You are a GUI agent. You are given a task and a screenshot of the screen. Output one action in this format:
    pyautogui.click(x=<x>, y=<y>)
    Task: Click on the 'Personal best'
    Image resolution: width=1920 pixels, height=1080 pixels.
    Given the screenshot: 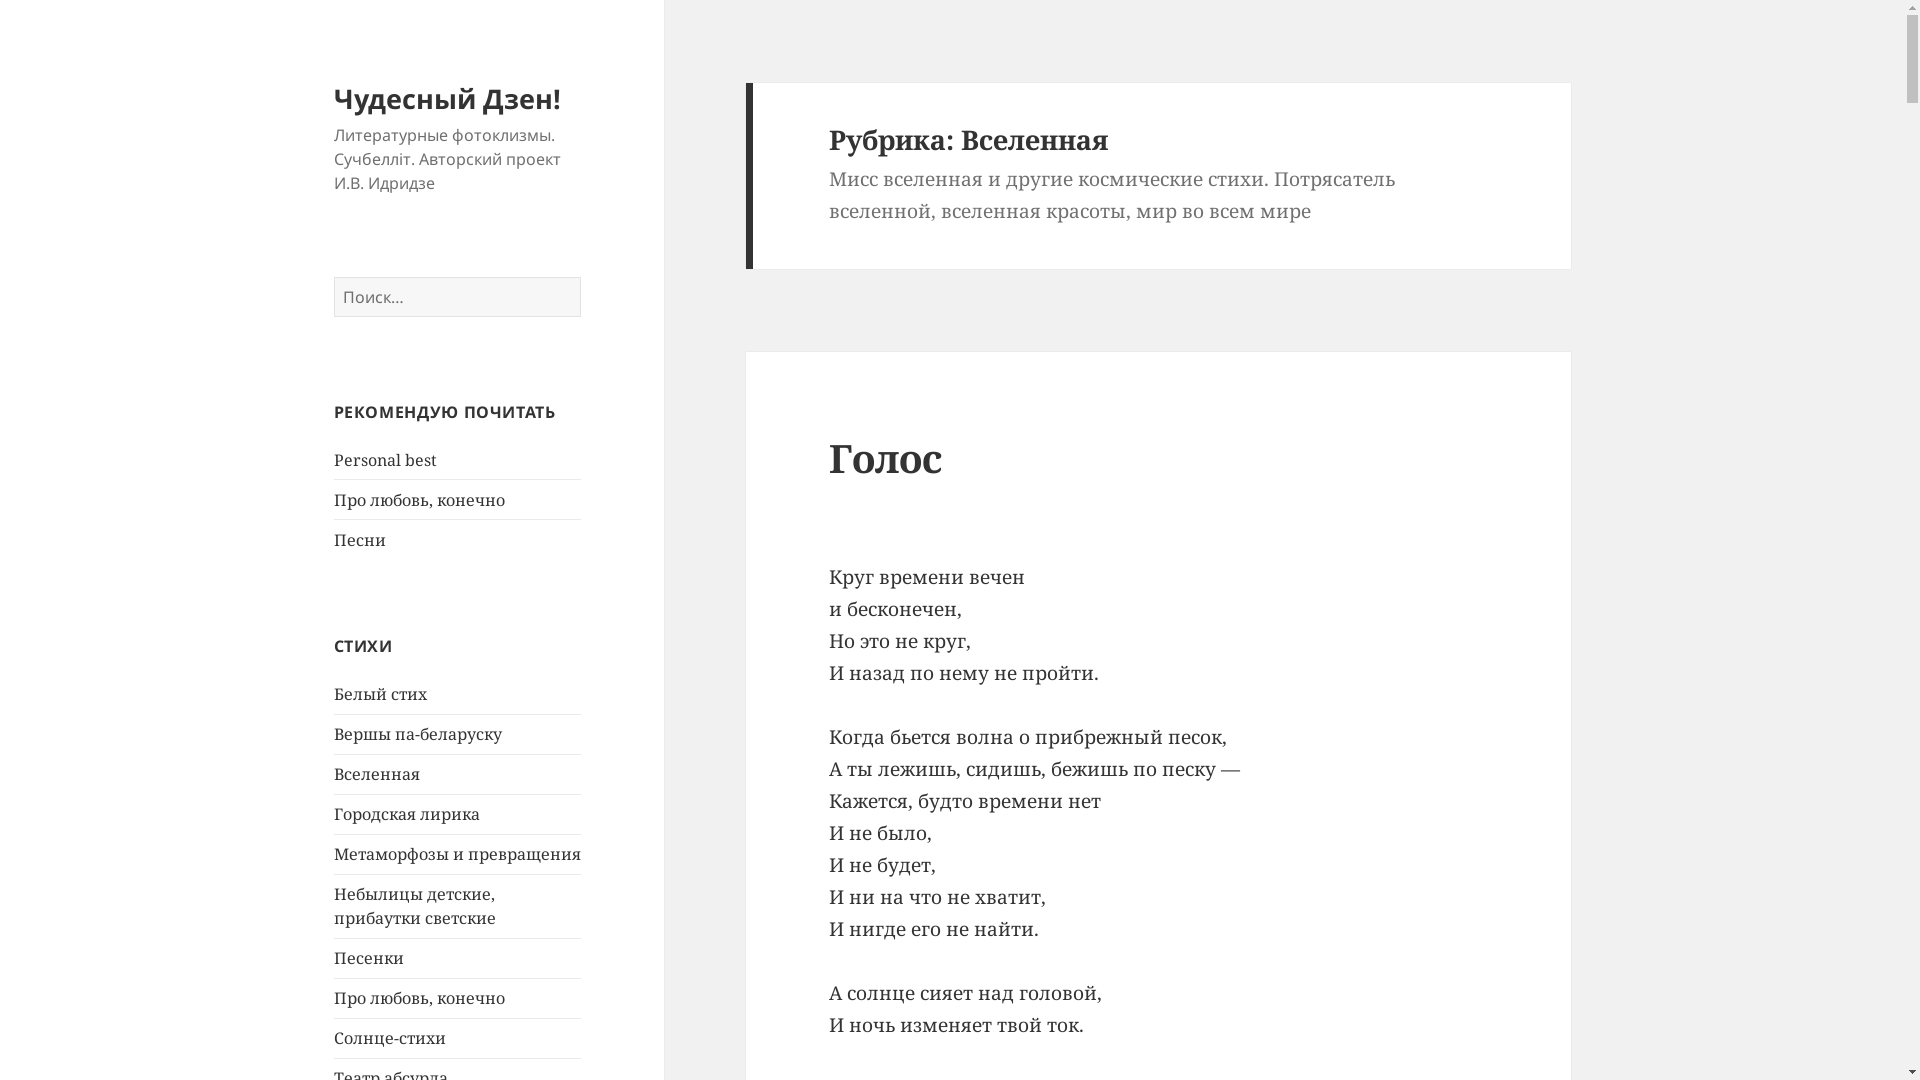 What is the action you would take?
    pyautogui.click(x=385, y=459)
    